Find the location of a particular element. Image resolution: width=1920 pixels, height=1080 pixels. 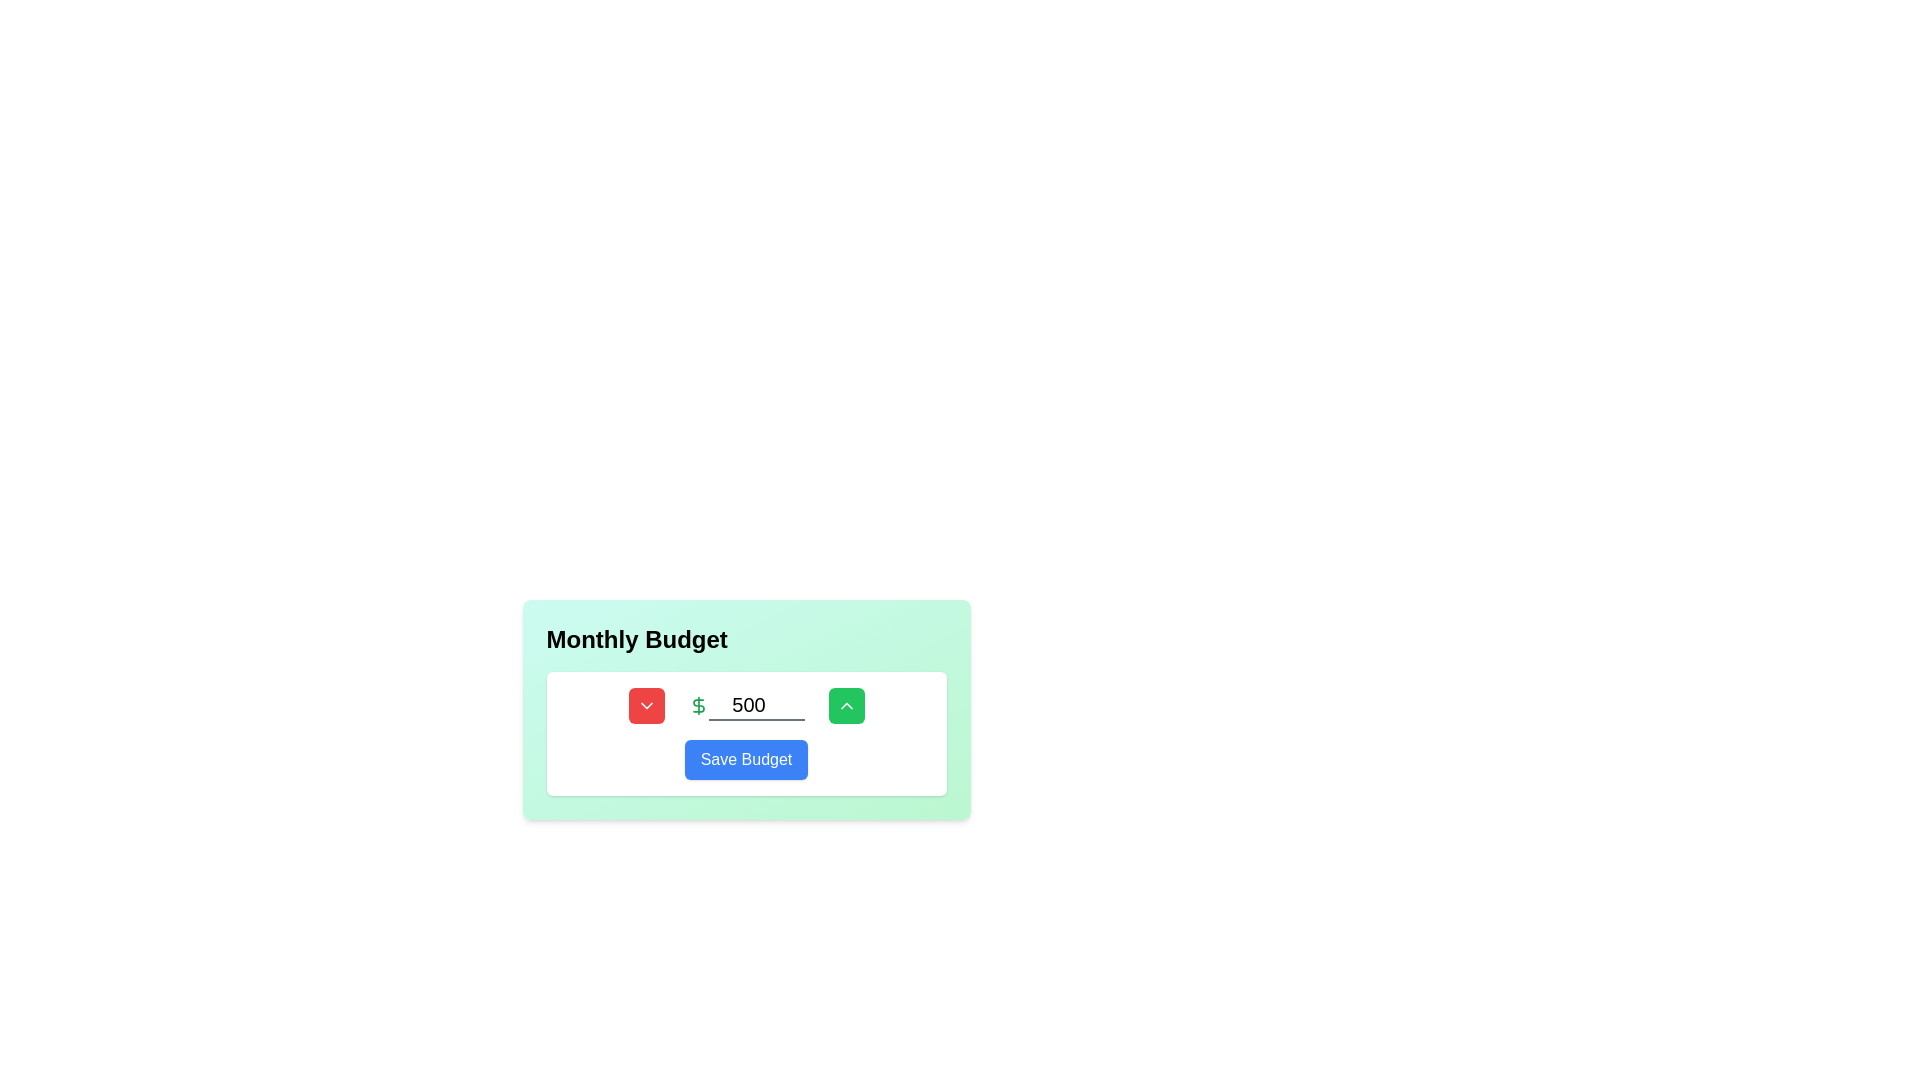

the downward-pointing chevron icon located within the red, rounded rectangle button in the budget-setting interface is located at coordinates (646, 704).